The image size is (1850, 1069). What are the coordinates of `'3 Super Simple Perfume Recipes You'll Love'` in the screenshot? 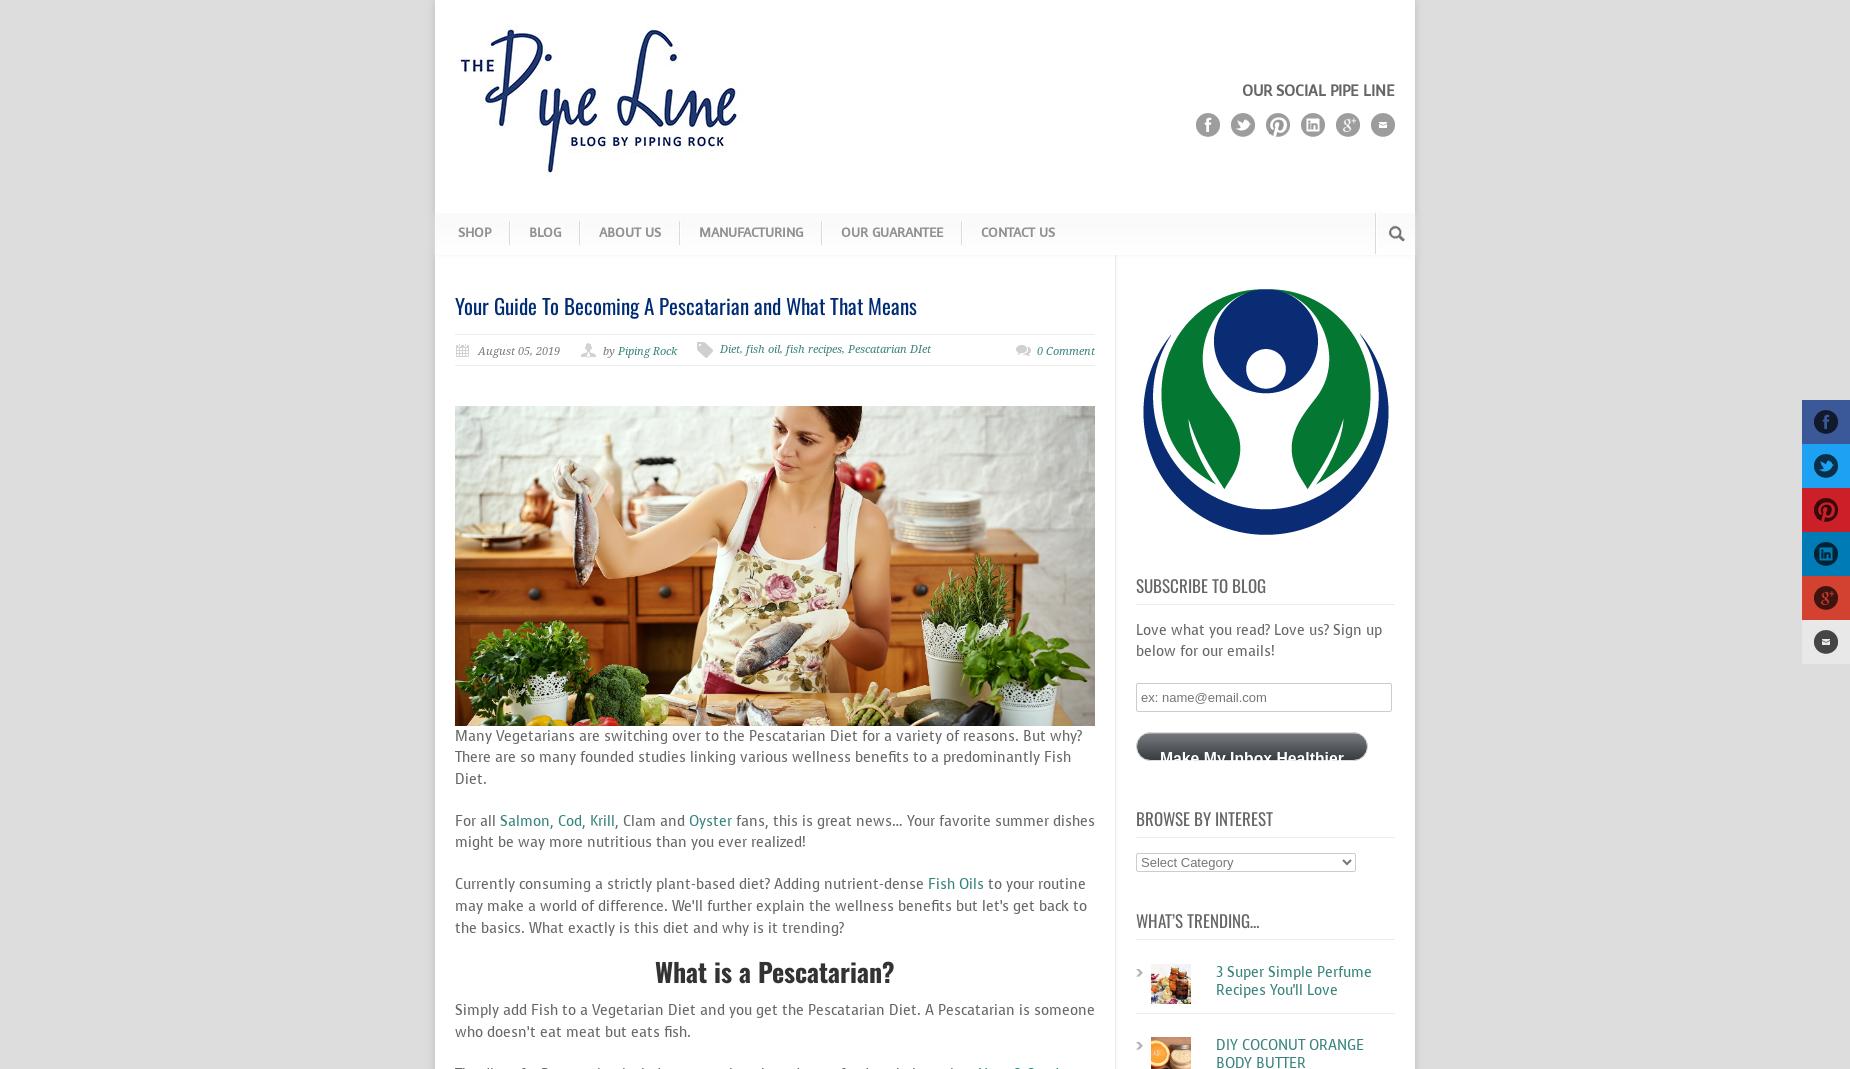 It's located at (1291, 981).